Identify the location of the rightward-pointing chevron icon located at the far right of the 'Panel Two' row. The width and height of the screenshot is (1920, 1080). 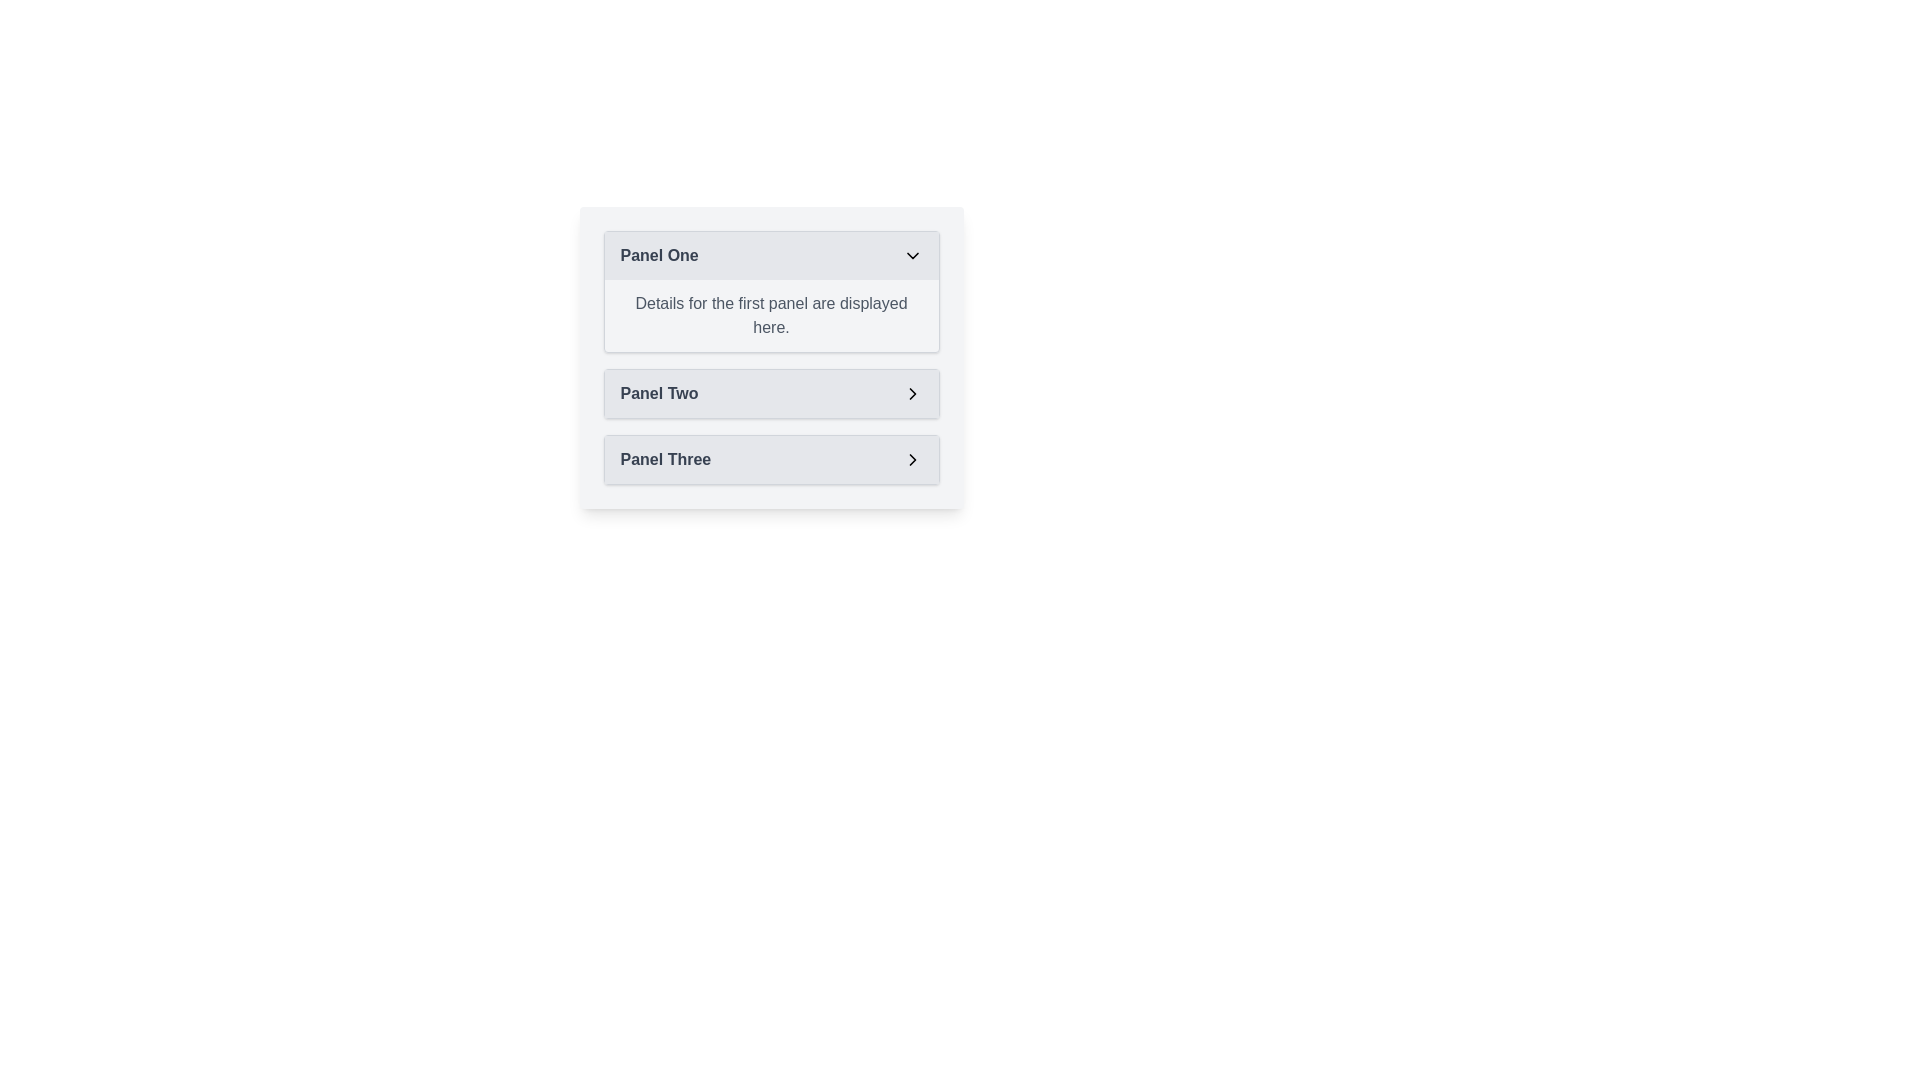
(911, 393).